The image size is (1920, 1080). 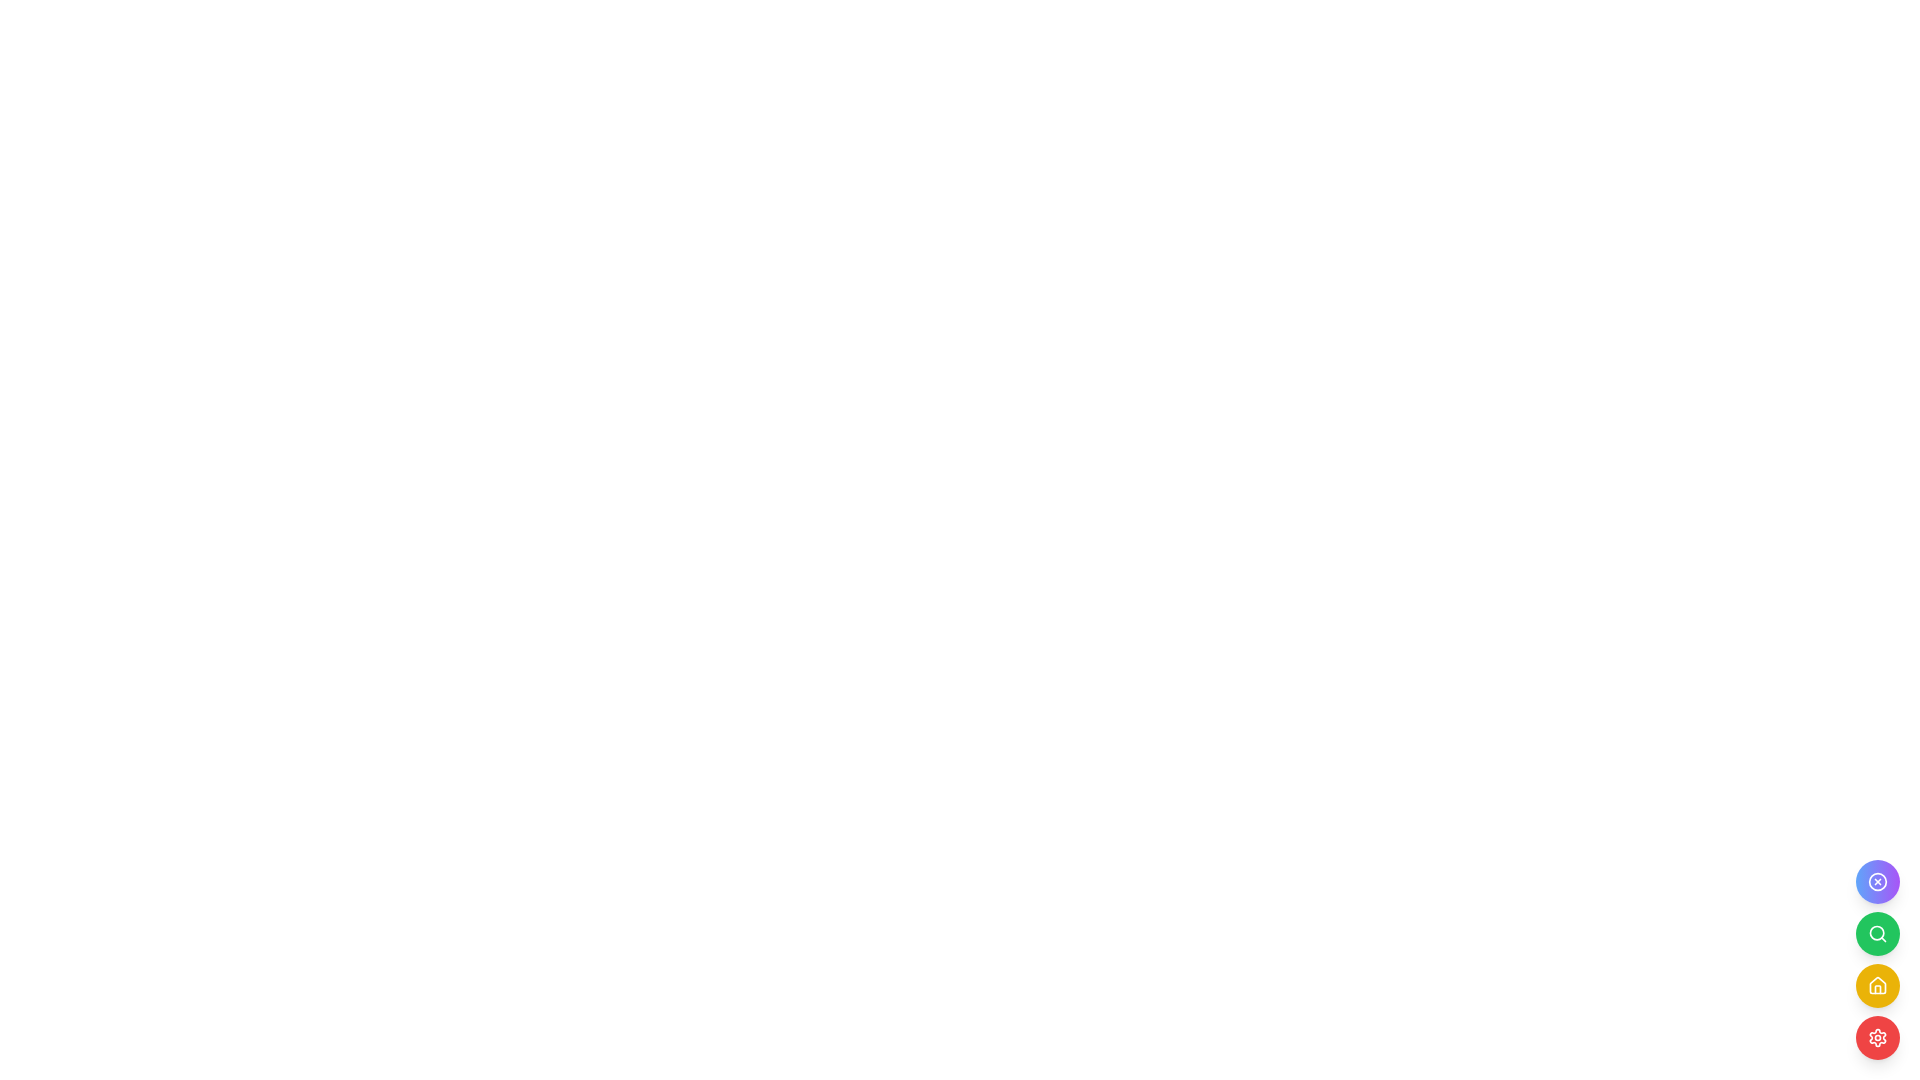 What do you see at coordinates (1876, 985) in the screenshot?
I see `the third circular button from the top in a vertical stack of four buttons located at the bottom-right corner of the interface, which has a yellow background and a white house icon, to return to the home page` at bounding box center [1876, 985].